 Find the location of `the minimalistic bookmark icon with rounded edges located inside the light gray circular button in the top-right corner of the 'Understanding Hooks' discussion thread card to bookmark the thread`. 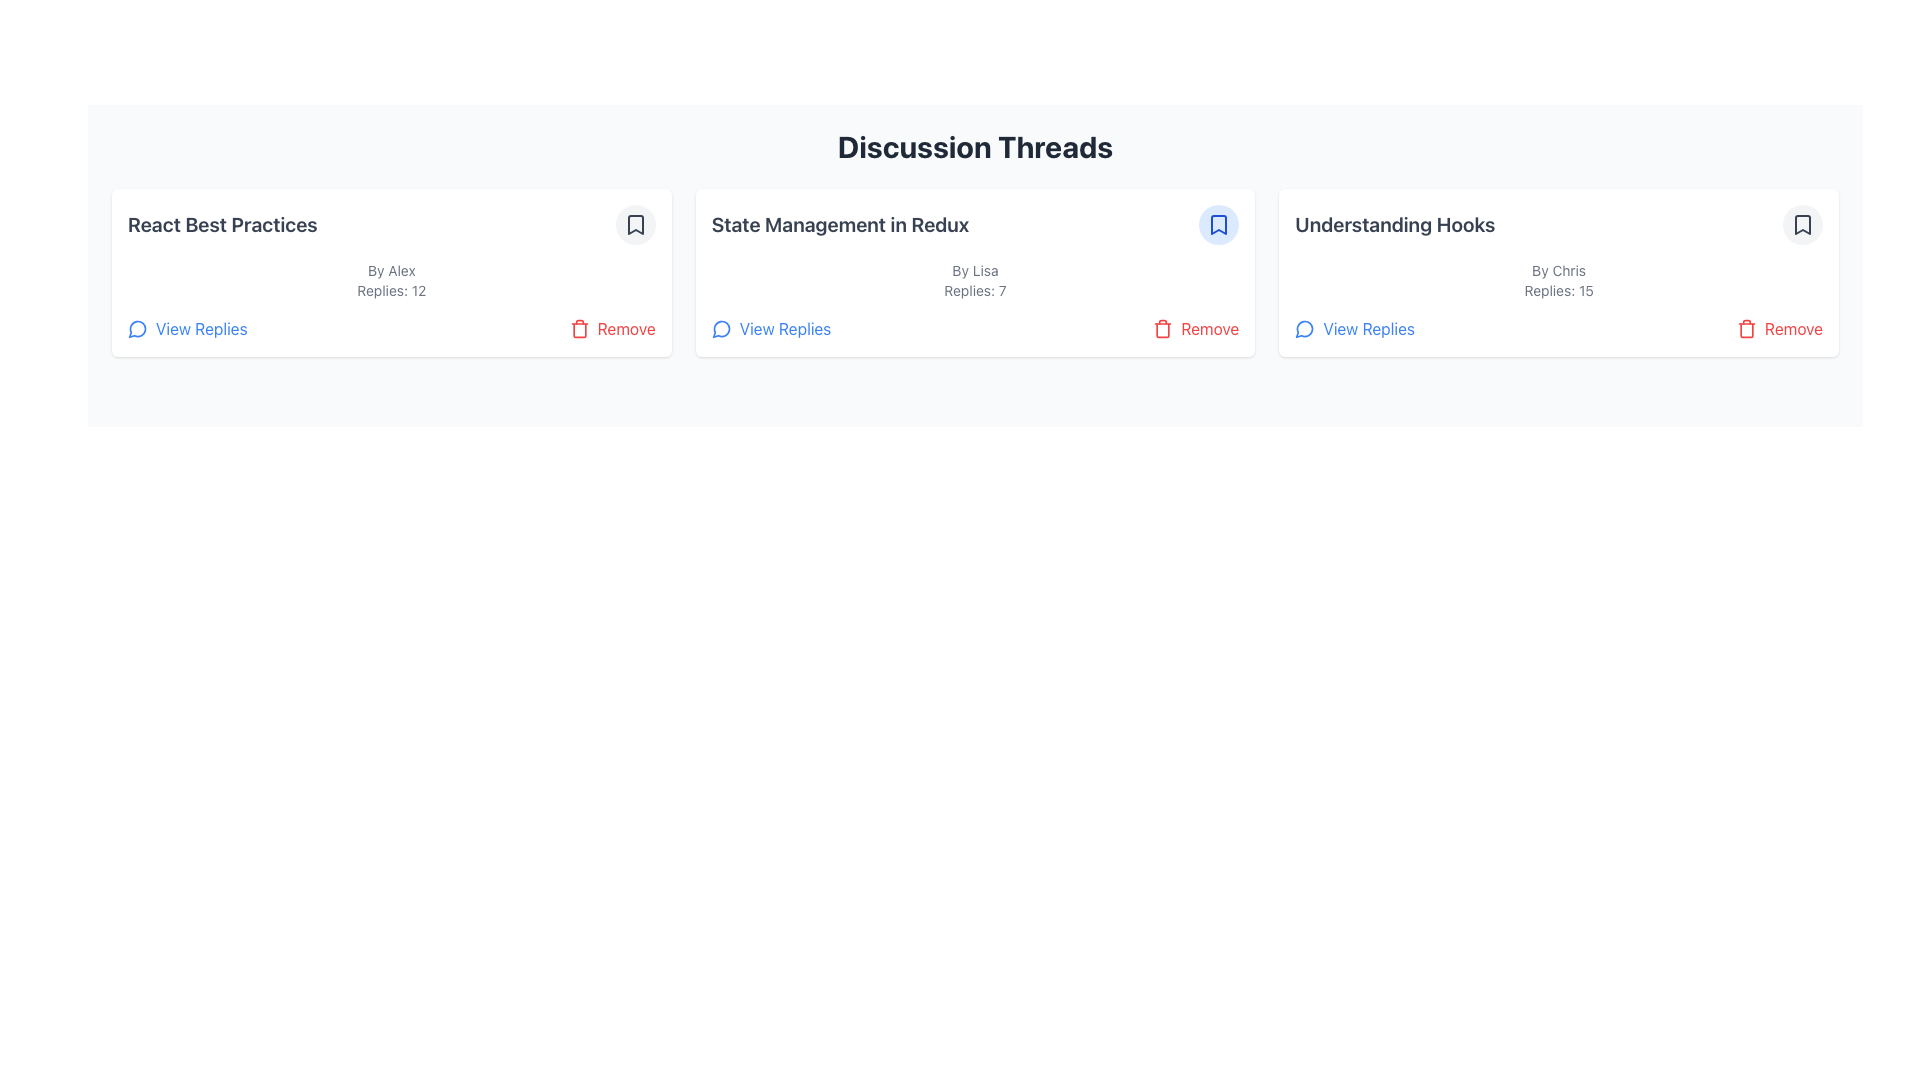

the minimalistic bookmark icon with rounded edges located inside the light gray circular button in the top-right corner of the 'Understanding Hooks' discussion thread card to bookmark the thread is located at coordinates (1803, 224).